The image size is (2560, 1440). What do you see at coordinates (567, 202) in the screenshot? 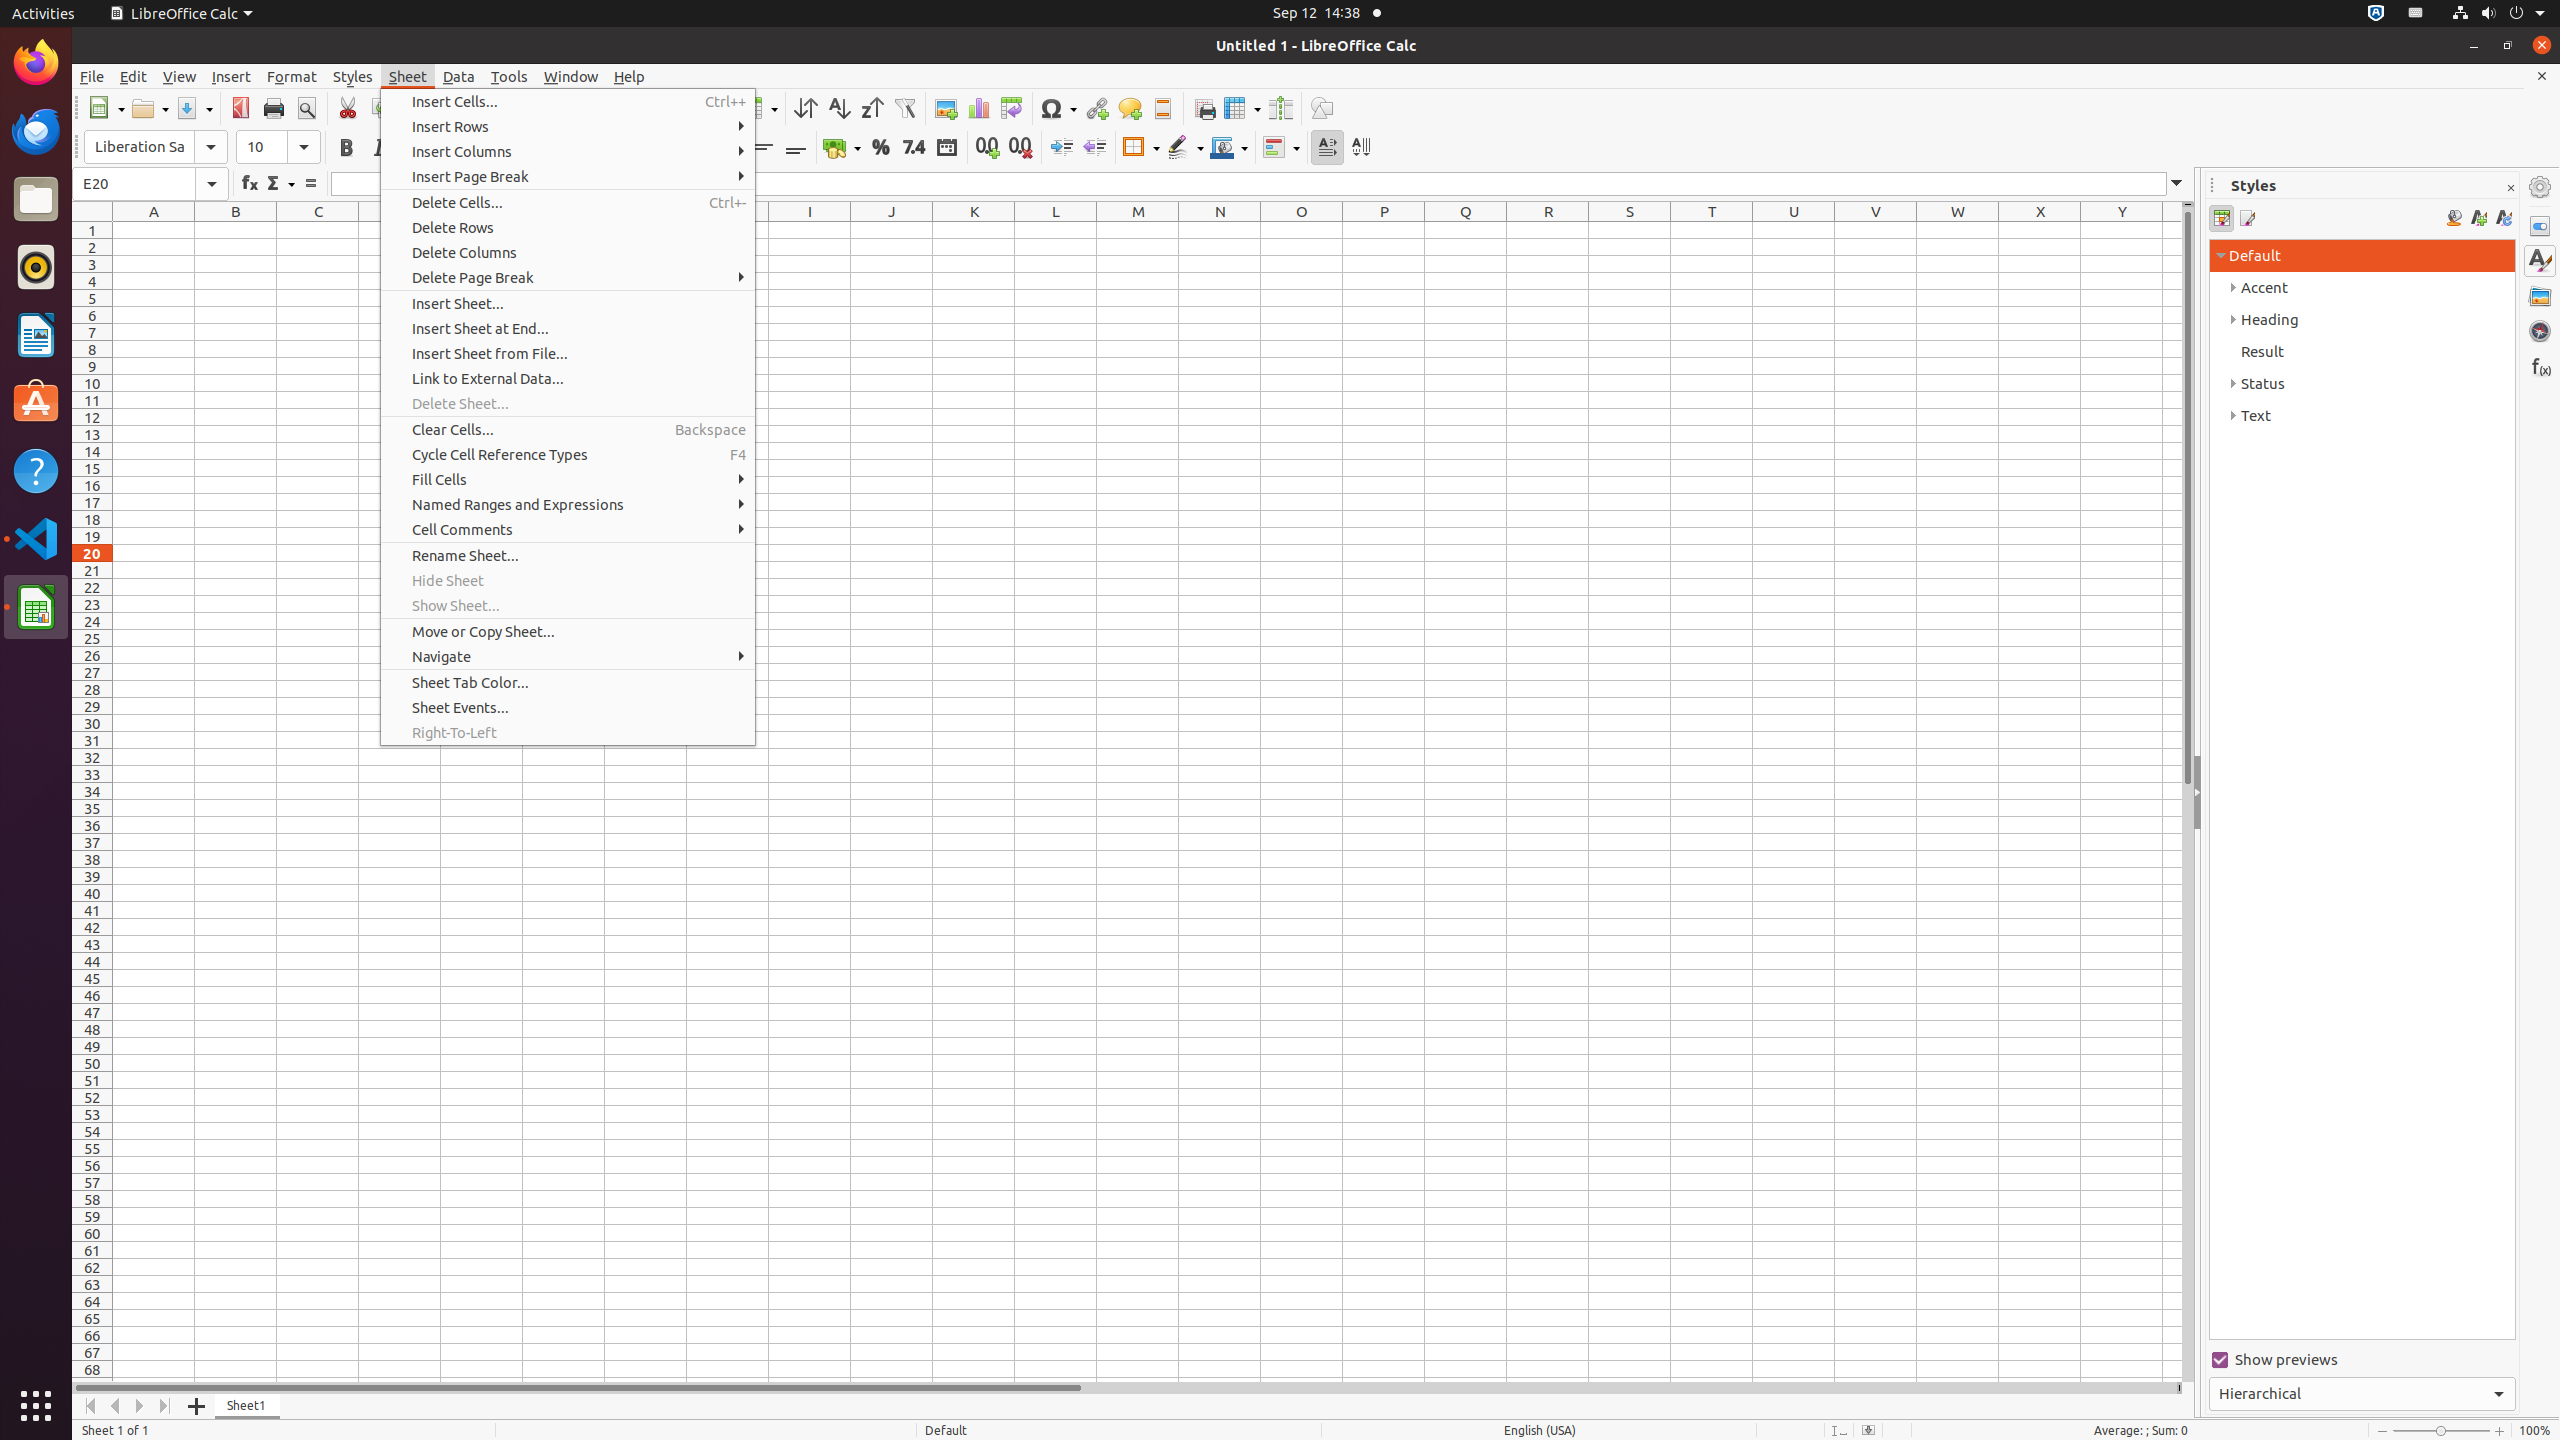
I see `'Delete Cells...'` at bounding box center [567, 202].